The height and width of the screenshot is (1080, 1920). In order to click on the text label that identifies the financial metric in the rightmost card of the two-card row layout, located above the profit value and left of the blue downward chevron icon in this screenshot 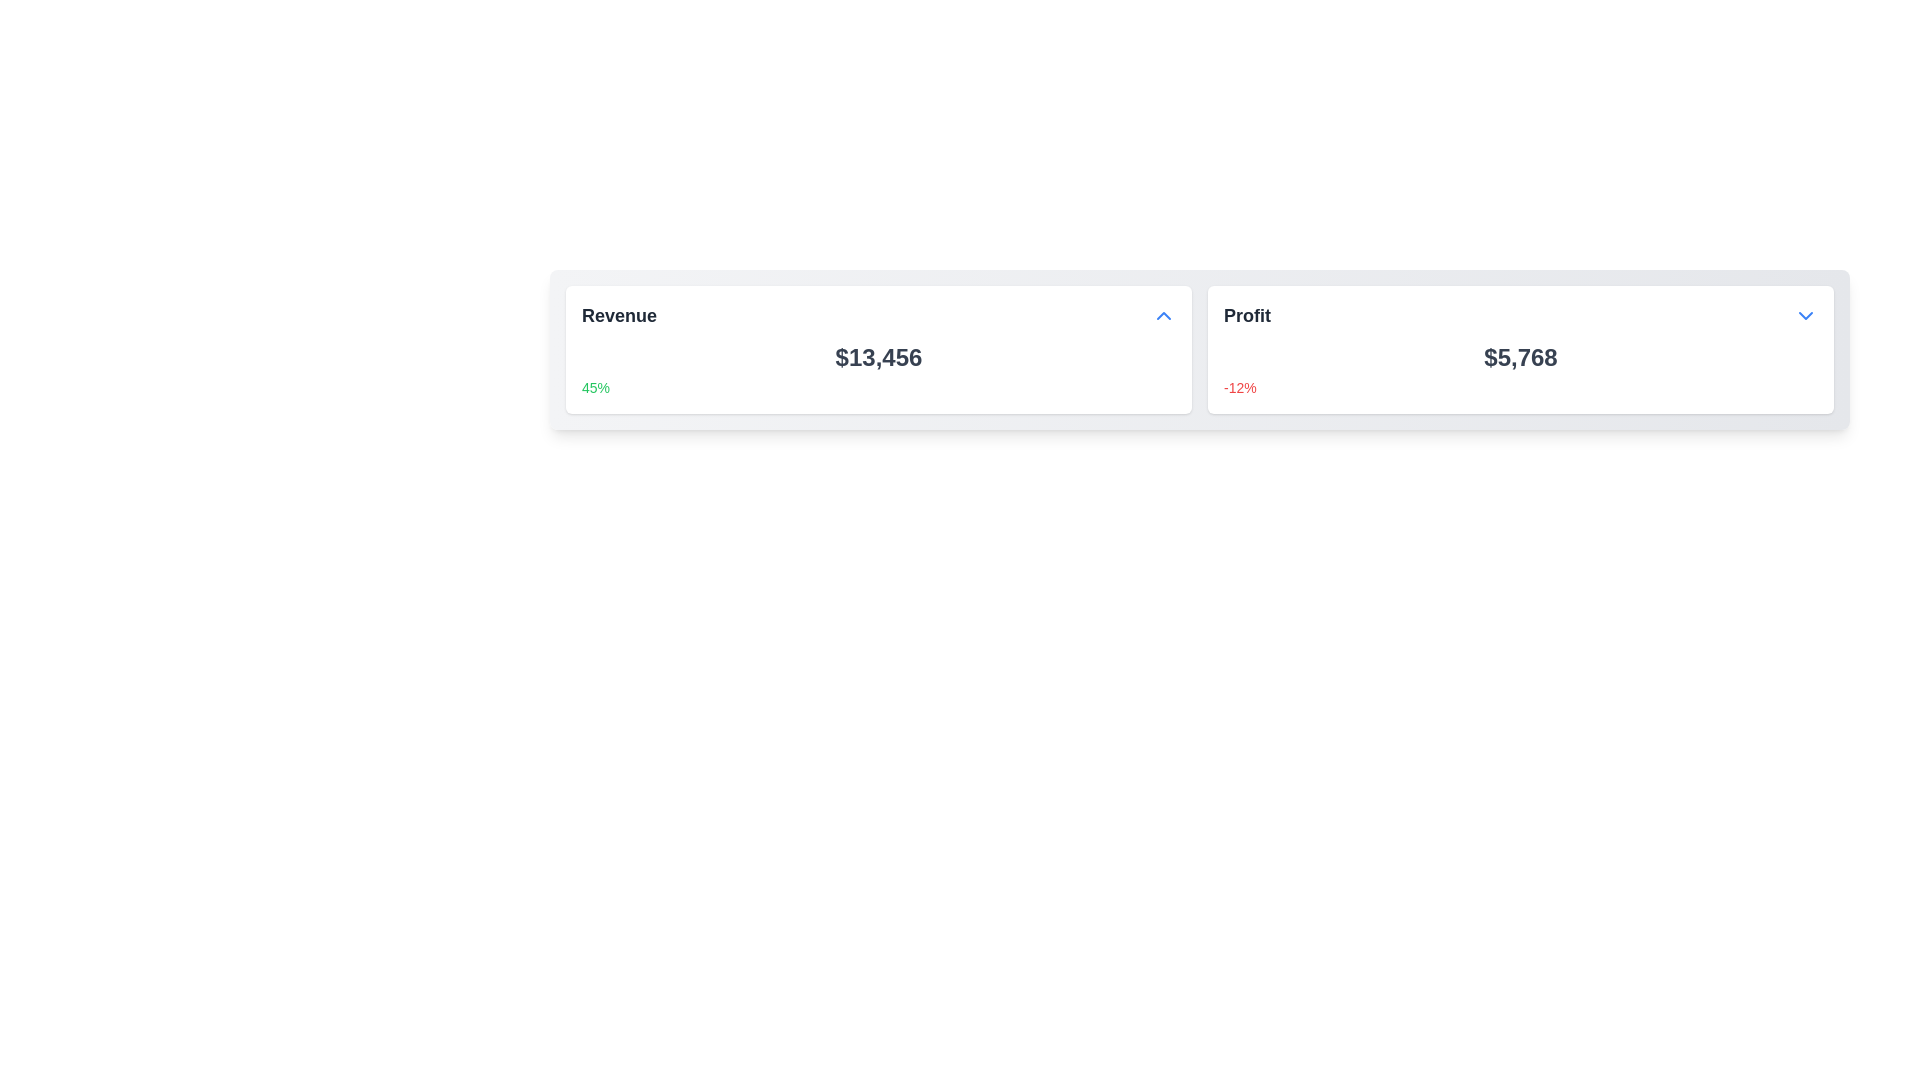, I will do `click(1246, 315)`.